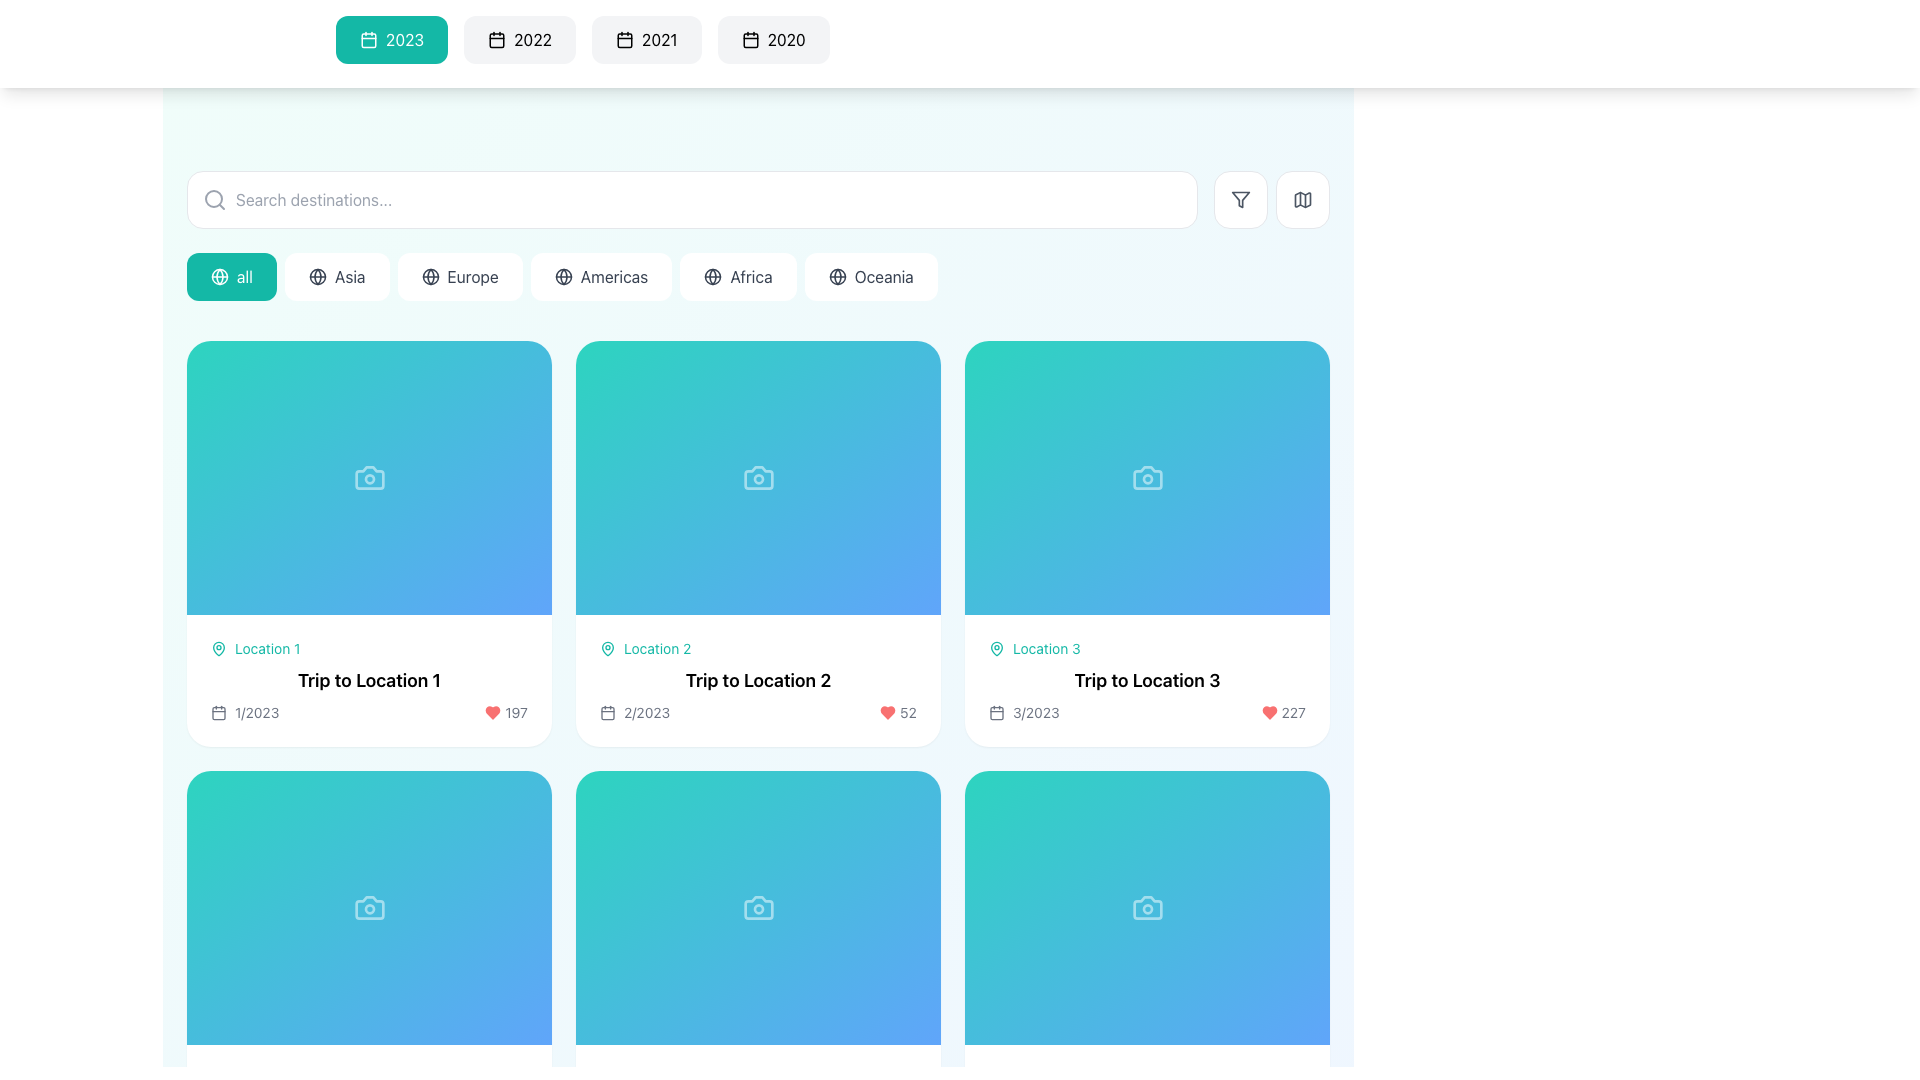 The image size is (1920, 1080). What do you see at coordinates (506, 711) in the screenshot?
I see `the static text label displaying the number '197', which is styled in gray and located to the right of a red heart icon in the bottom section of the first card in a grid layout` at bounding box center [506, 711].